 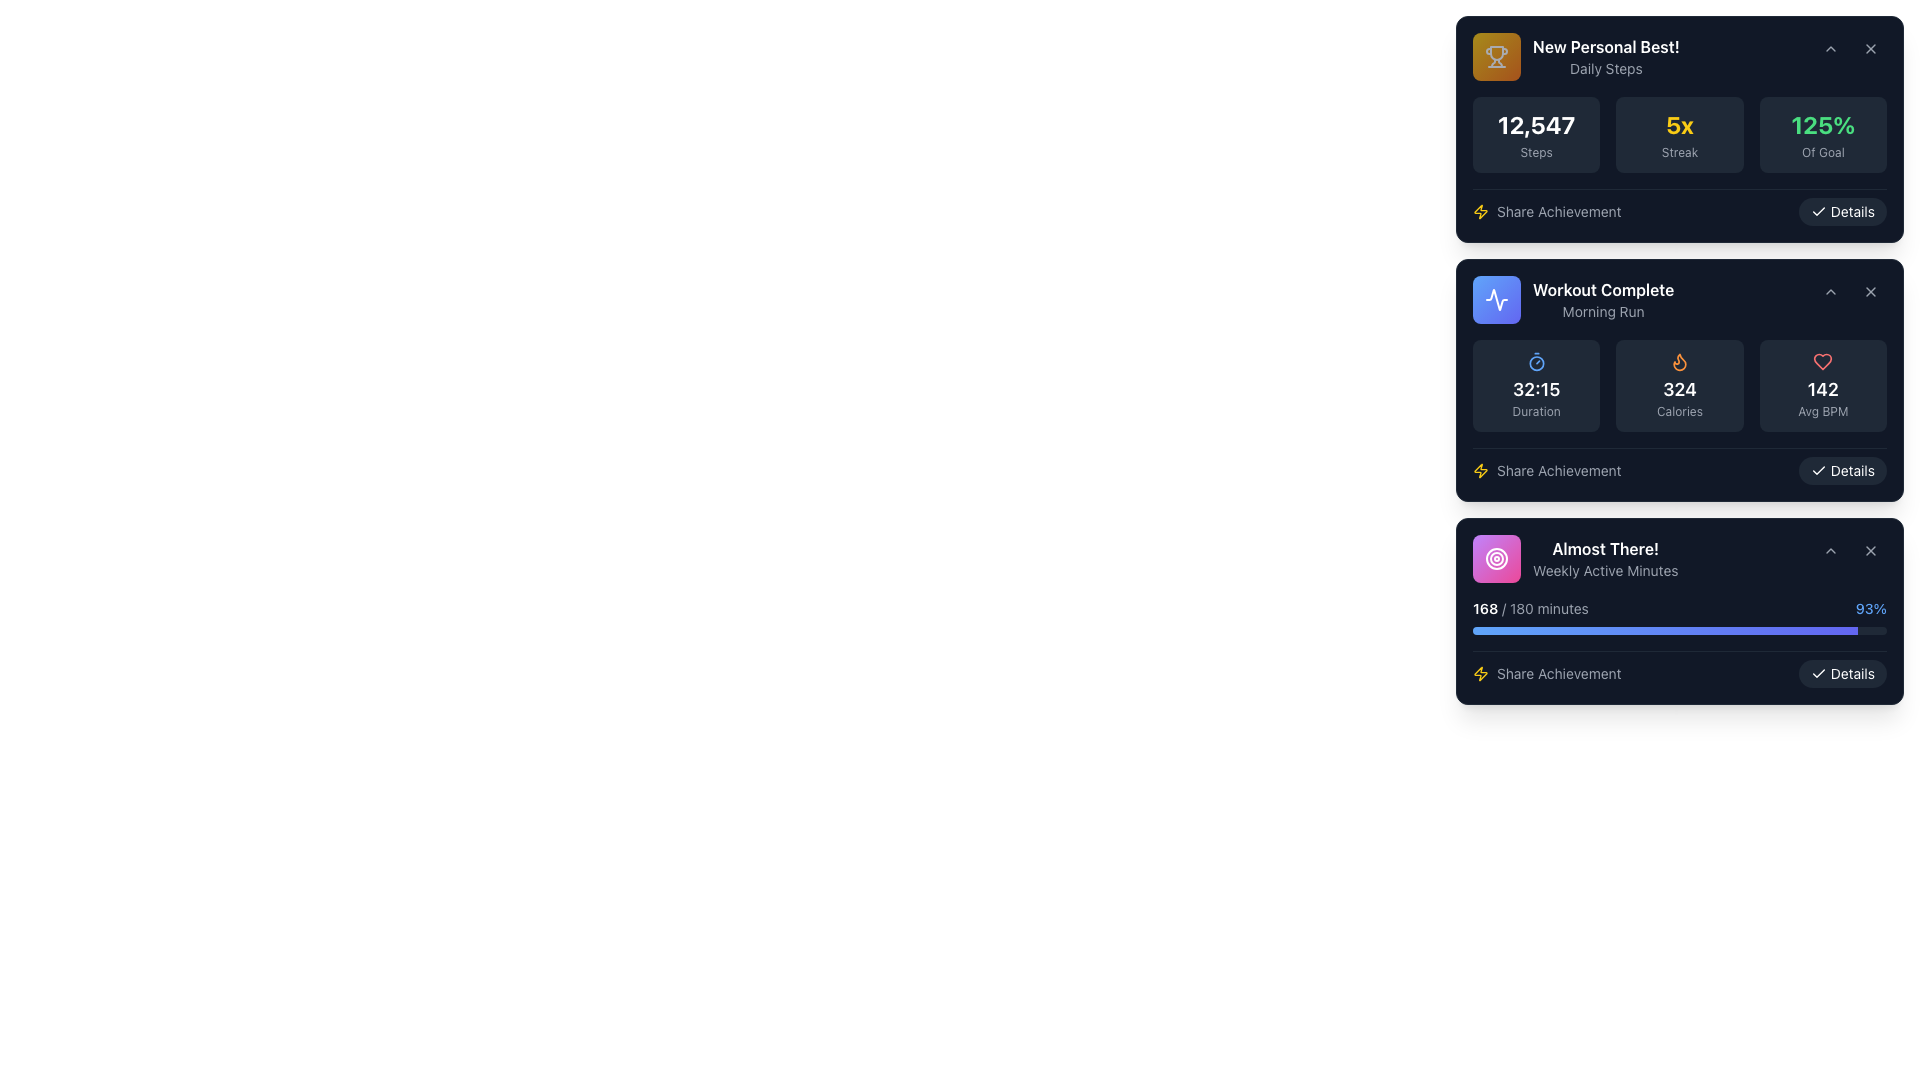 What do you see at coordinates (1870, 608) in the screenshot?
I see `the text label displaying '93%' styled with blue text, located at the end of a text line within a progress tracker card` at bounding box center [1870, 608].